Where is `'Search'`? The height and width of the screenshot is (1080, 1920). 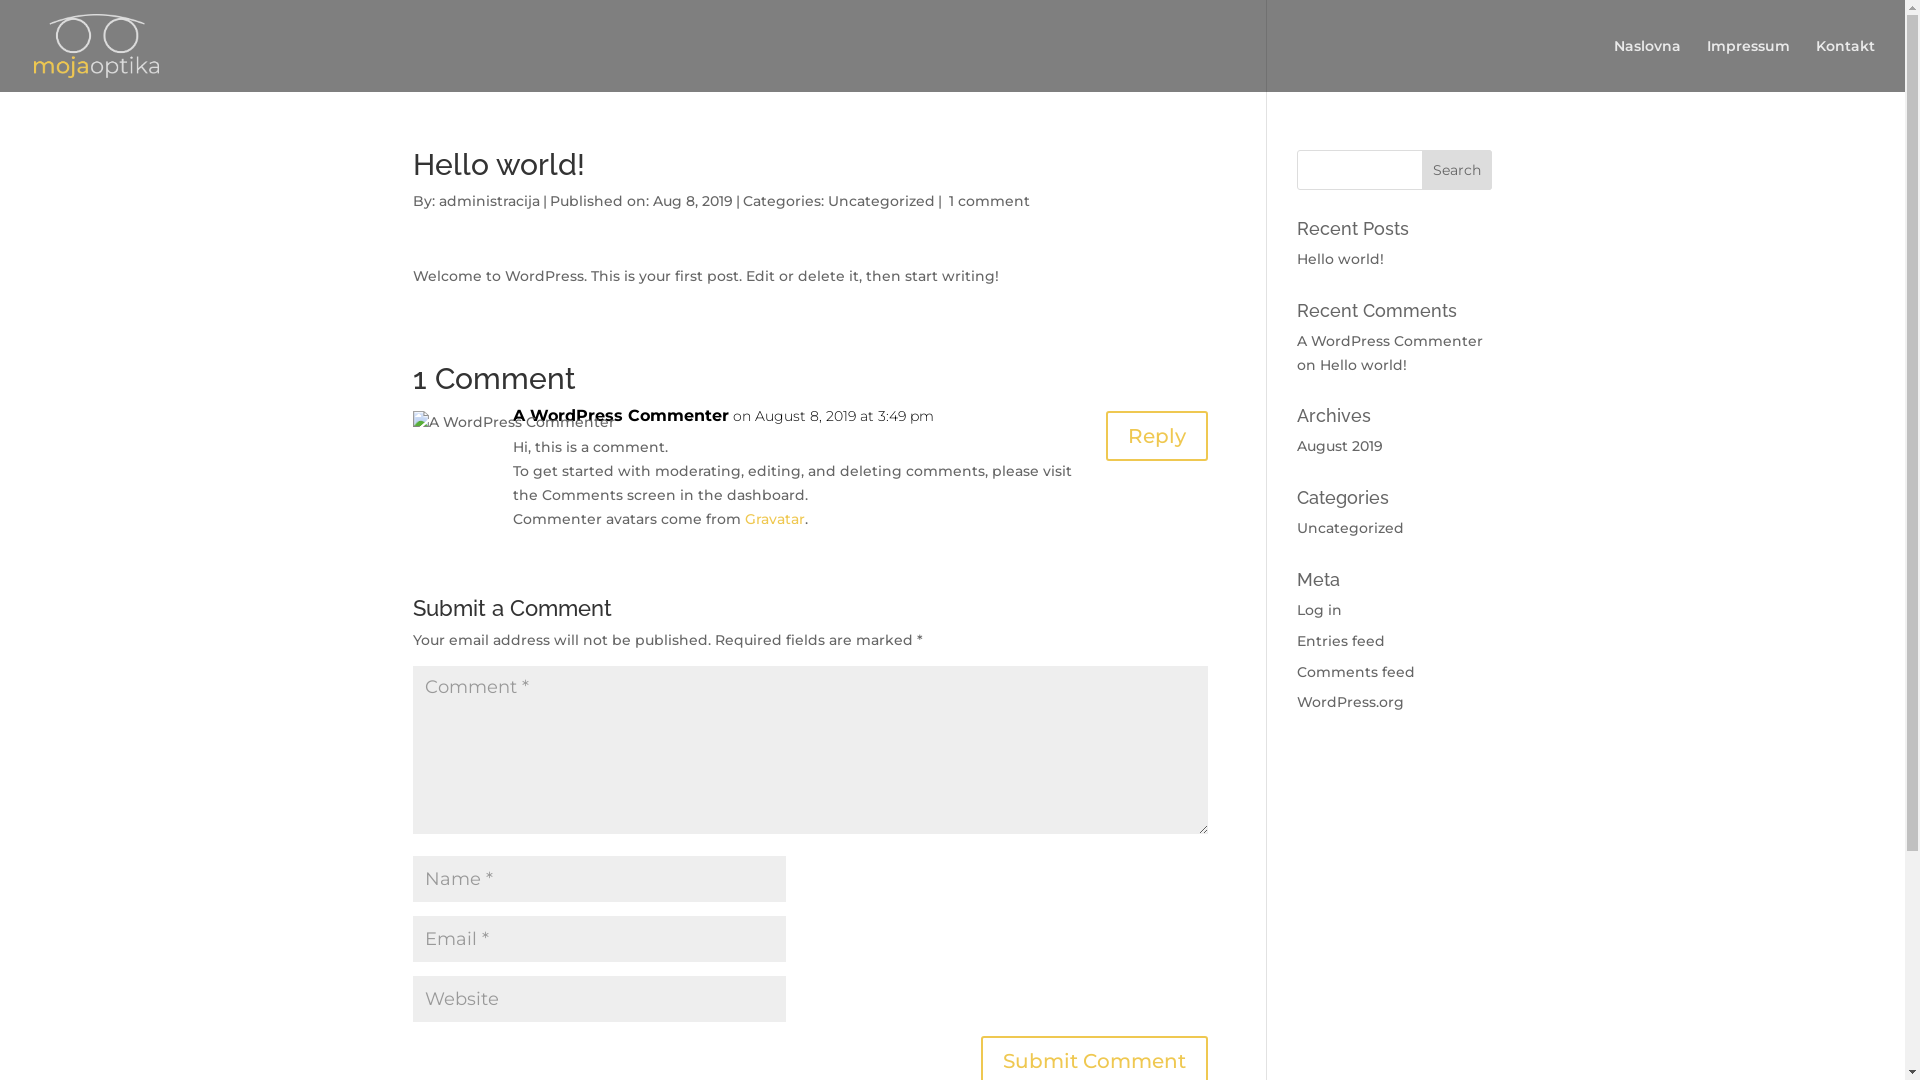 'Search' is located at coordinates (1457, 168).